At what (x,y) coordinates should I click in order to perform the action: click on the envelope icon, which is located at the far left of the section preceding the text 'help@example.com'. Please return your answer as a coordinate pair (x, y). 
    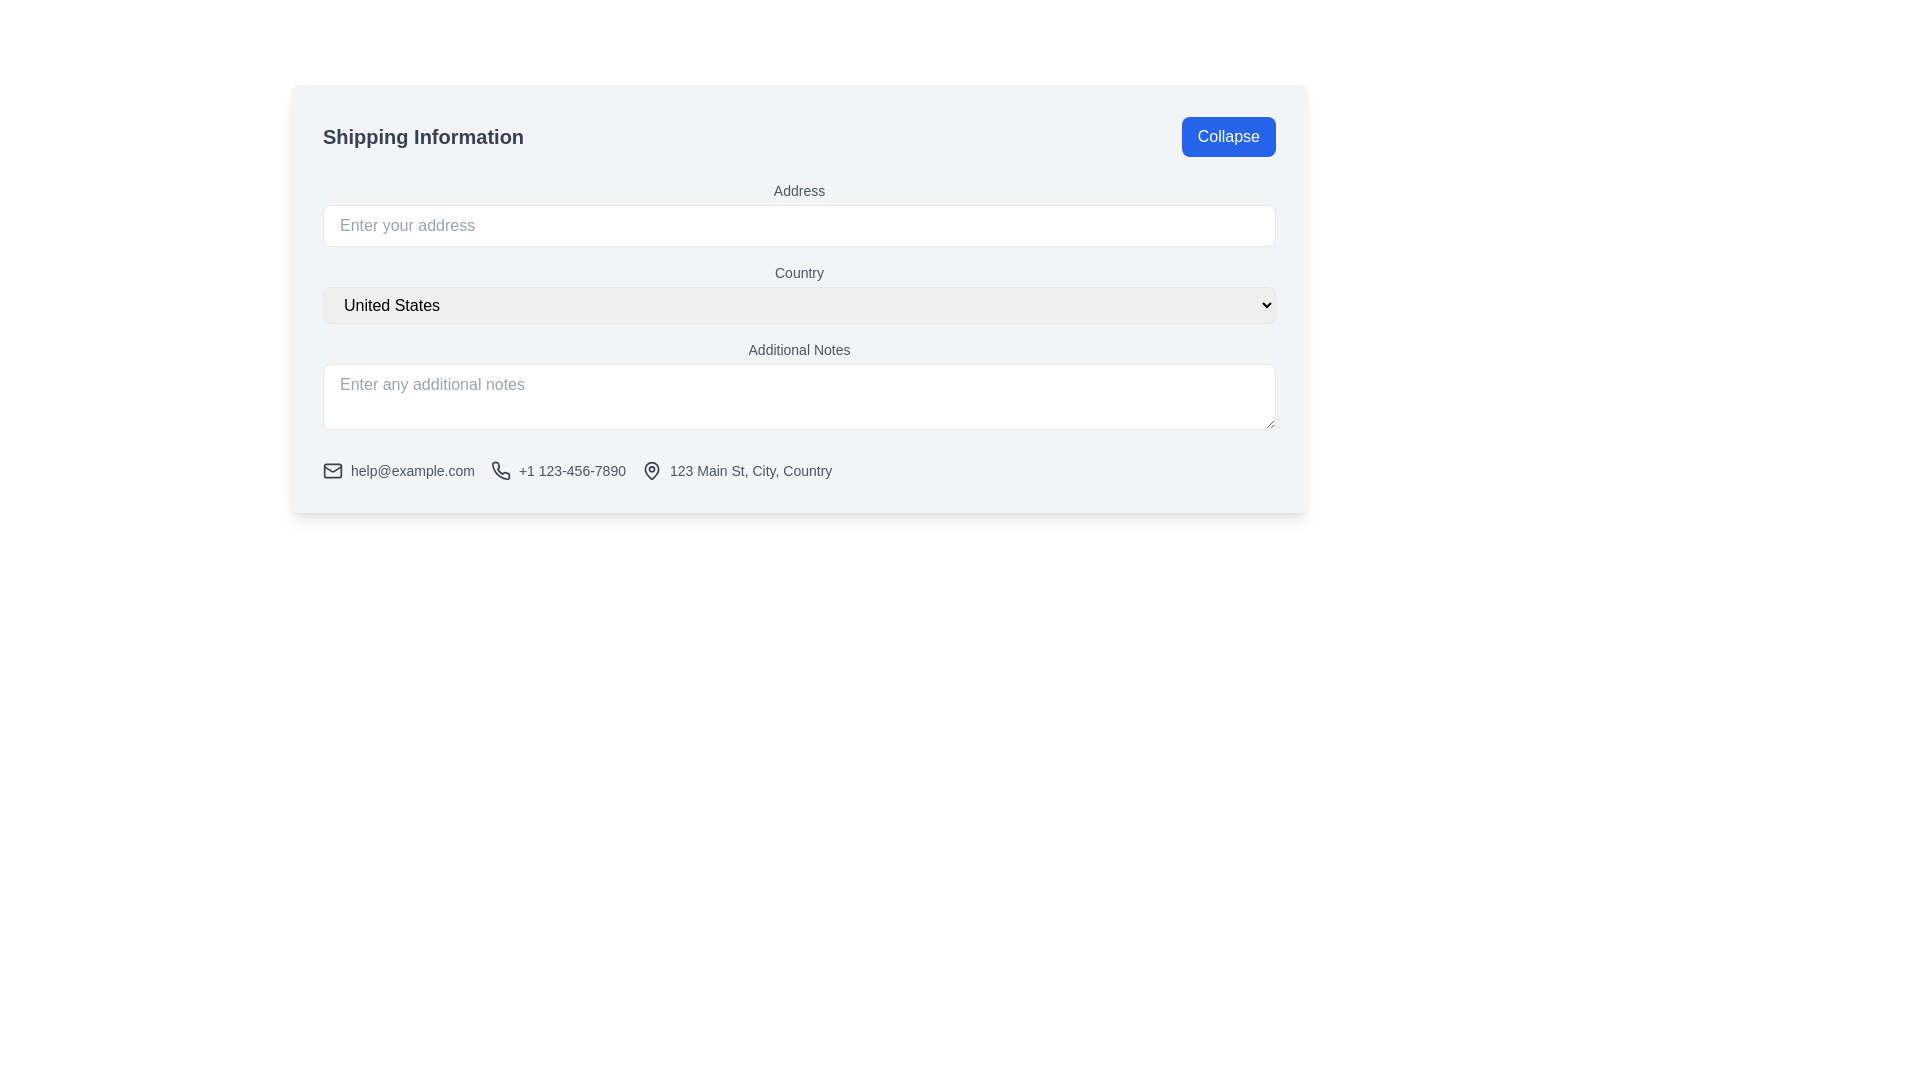
    Looking at the image, I should click on (332, 470).